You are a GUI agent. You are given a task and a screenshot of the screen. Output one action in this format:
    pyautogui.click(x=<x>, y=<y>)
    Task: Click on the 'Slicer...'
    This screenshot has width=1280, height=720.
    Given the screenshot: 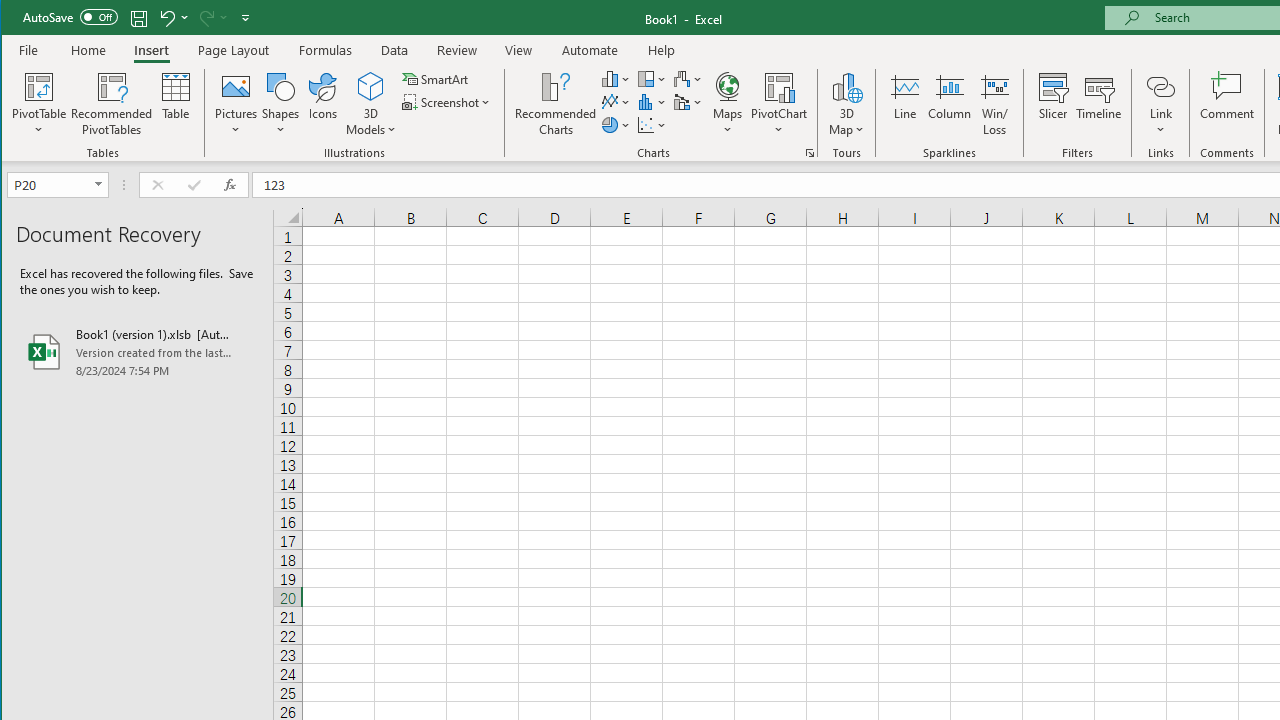 What is the action you would take?
    pyautogui.click(x=1051, y=104)
    